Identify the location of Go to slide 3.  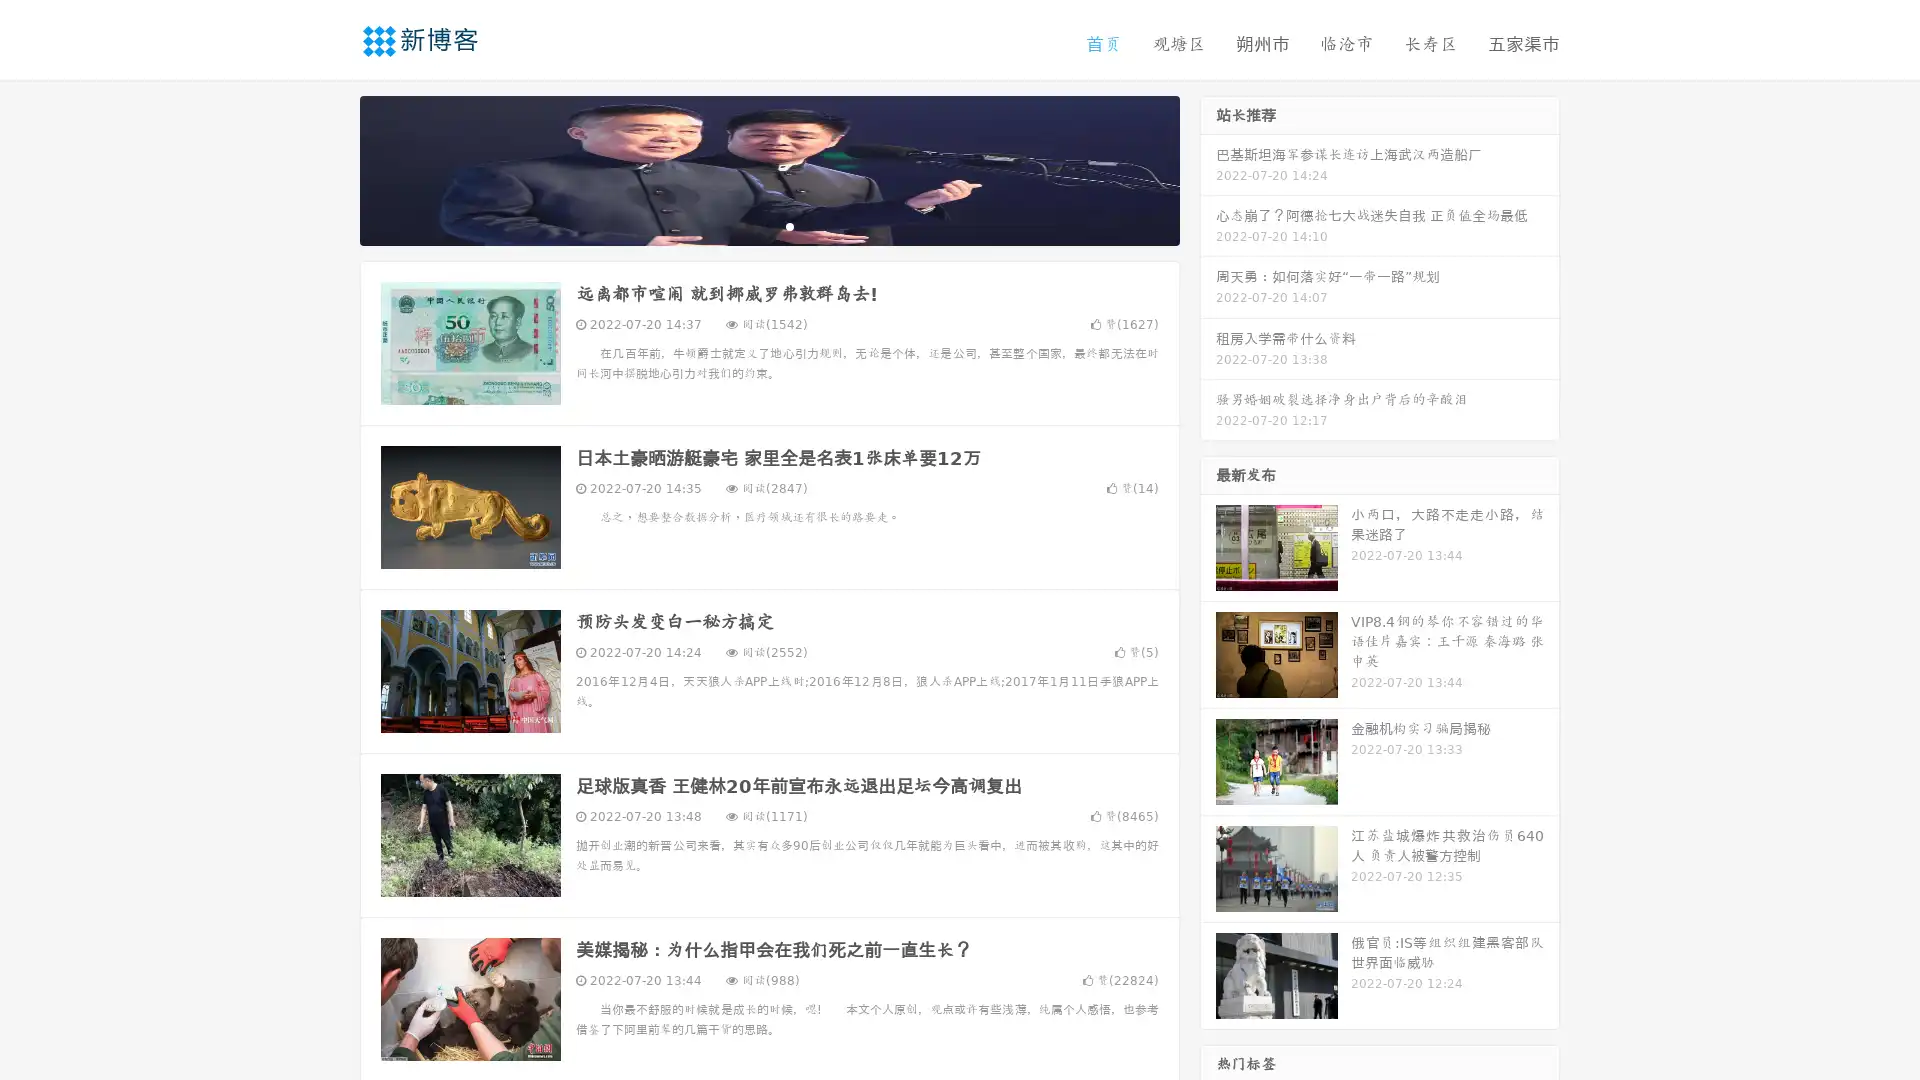
(789, 225).